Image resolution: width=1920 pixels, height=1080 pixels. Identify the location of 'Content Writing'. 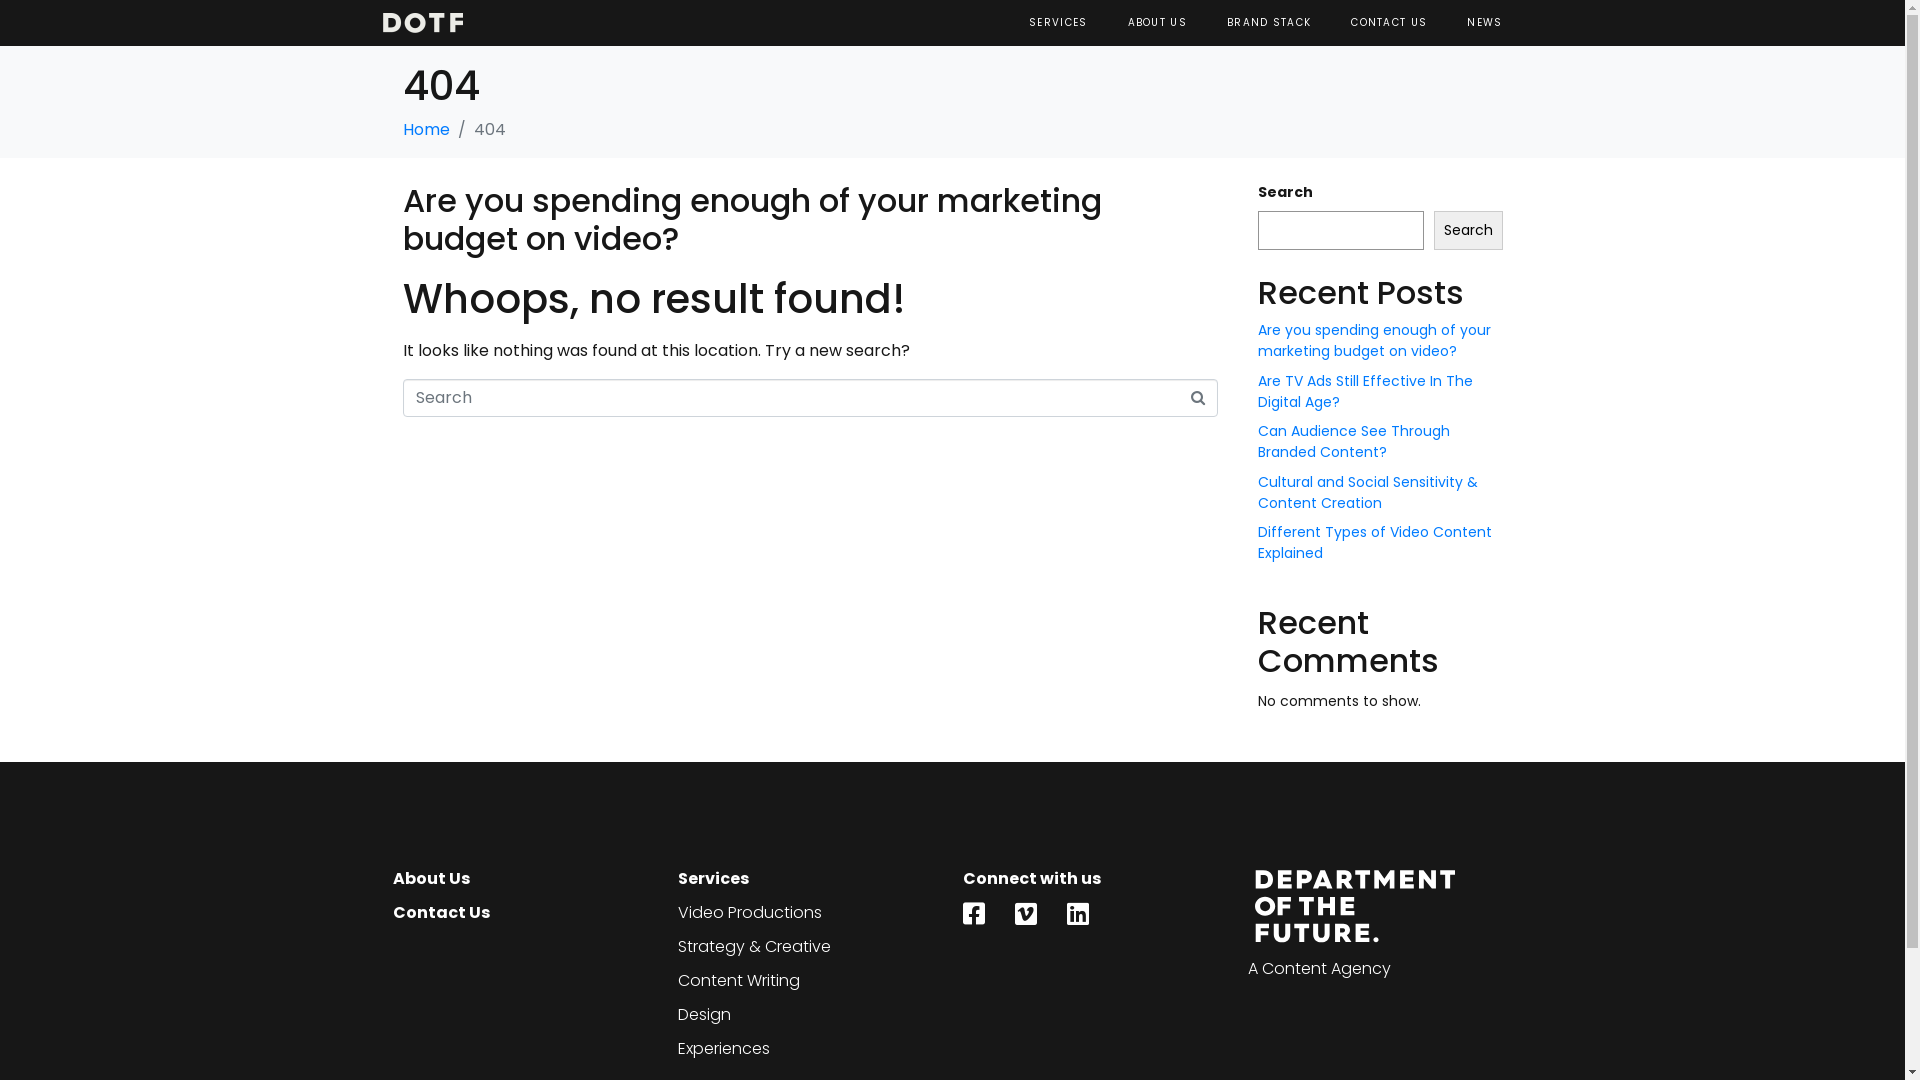
(810, 979).